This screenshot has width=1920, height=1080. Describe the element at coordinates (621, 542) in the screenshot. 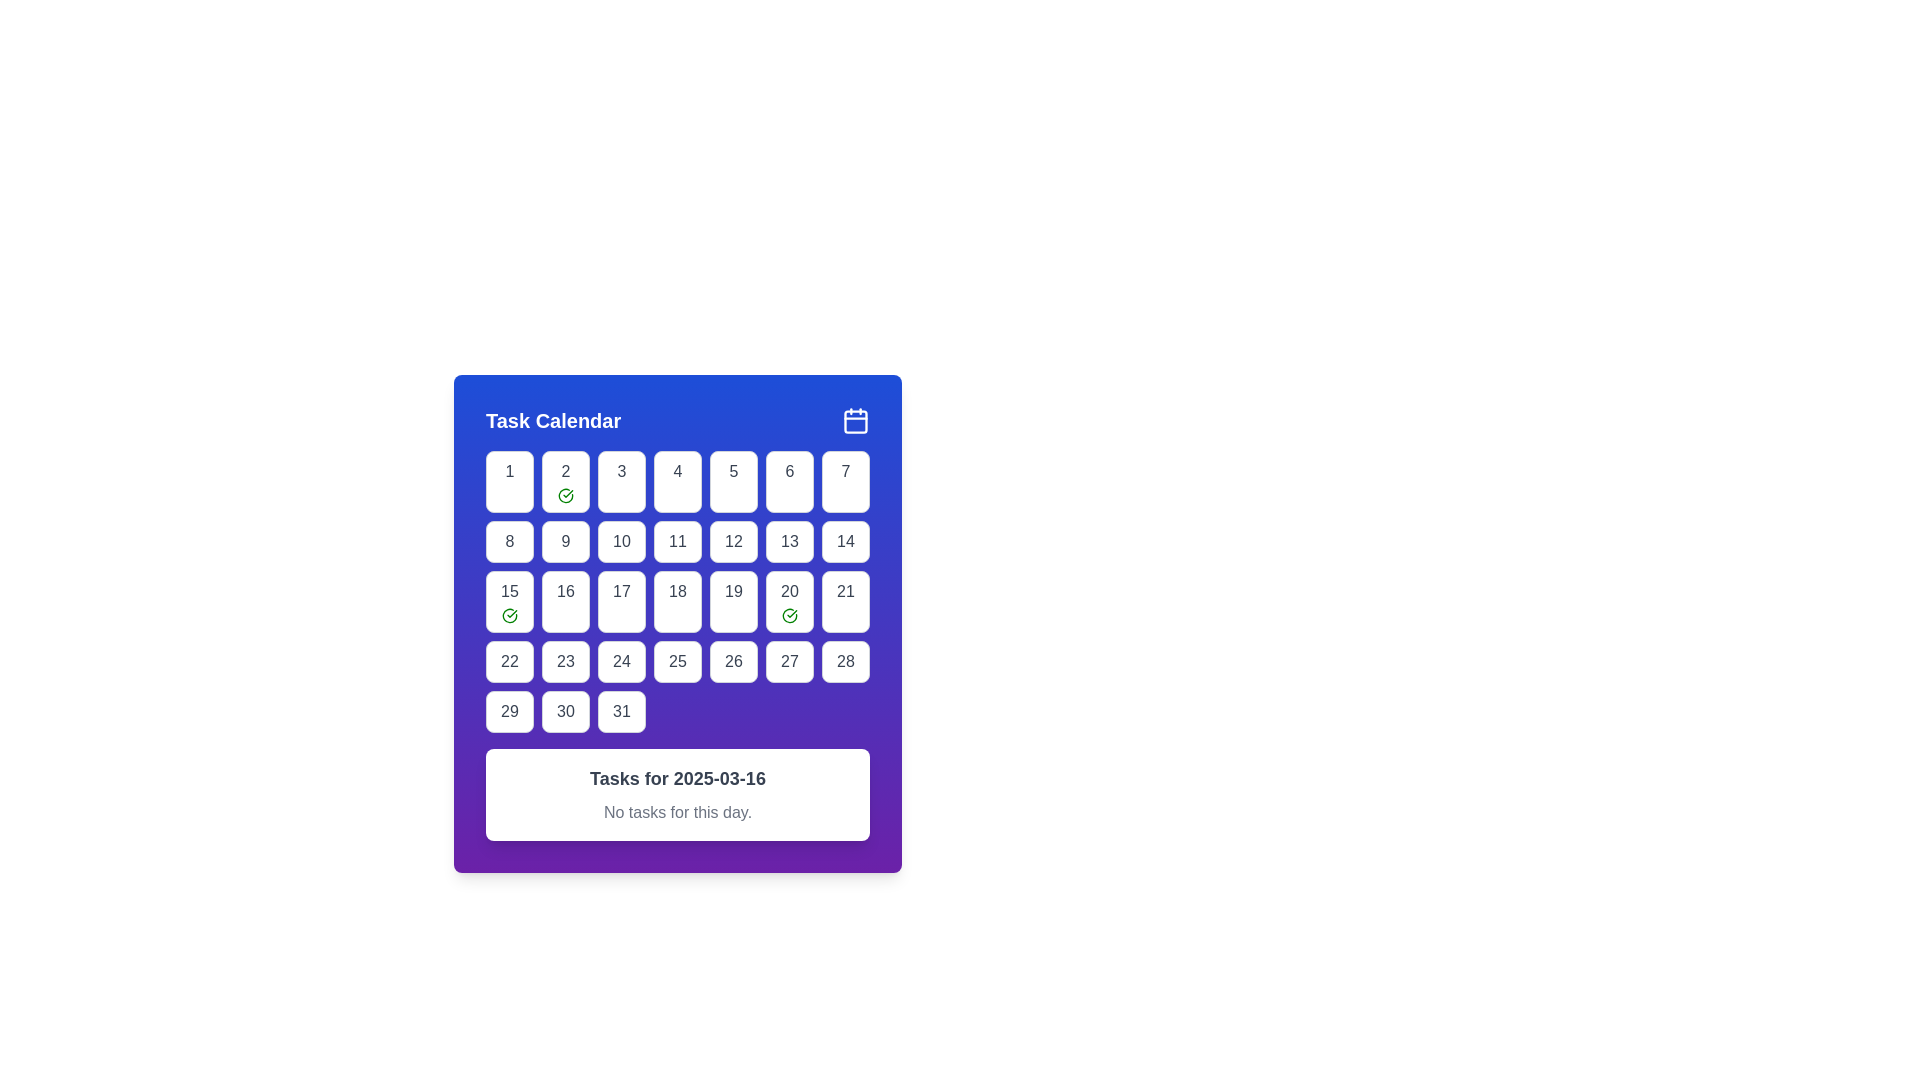

I see `on the calendar date box displaying the number '10'` at that location.